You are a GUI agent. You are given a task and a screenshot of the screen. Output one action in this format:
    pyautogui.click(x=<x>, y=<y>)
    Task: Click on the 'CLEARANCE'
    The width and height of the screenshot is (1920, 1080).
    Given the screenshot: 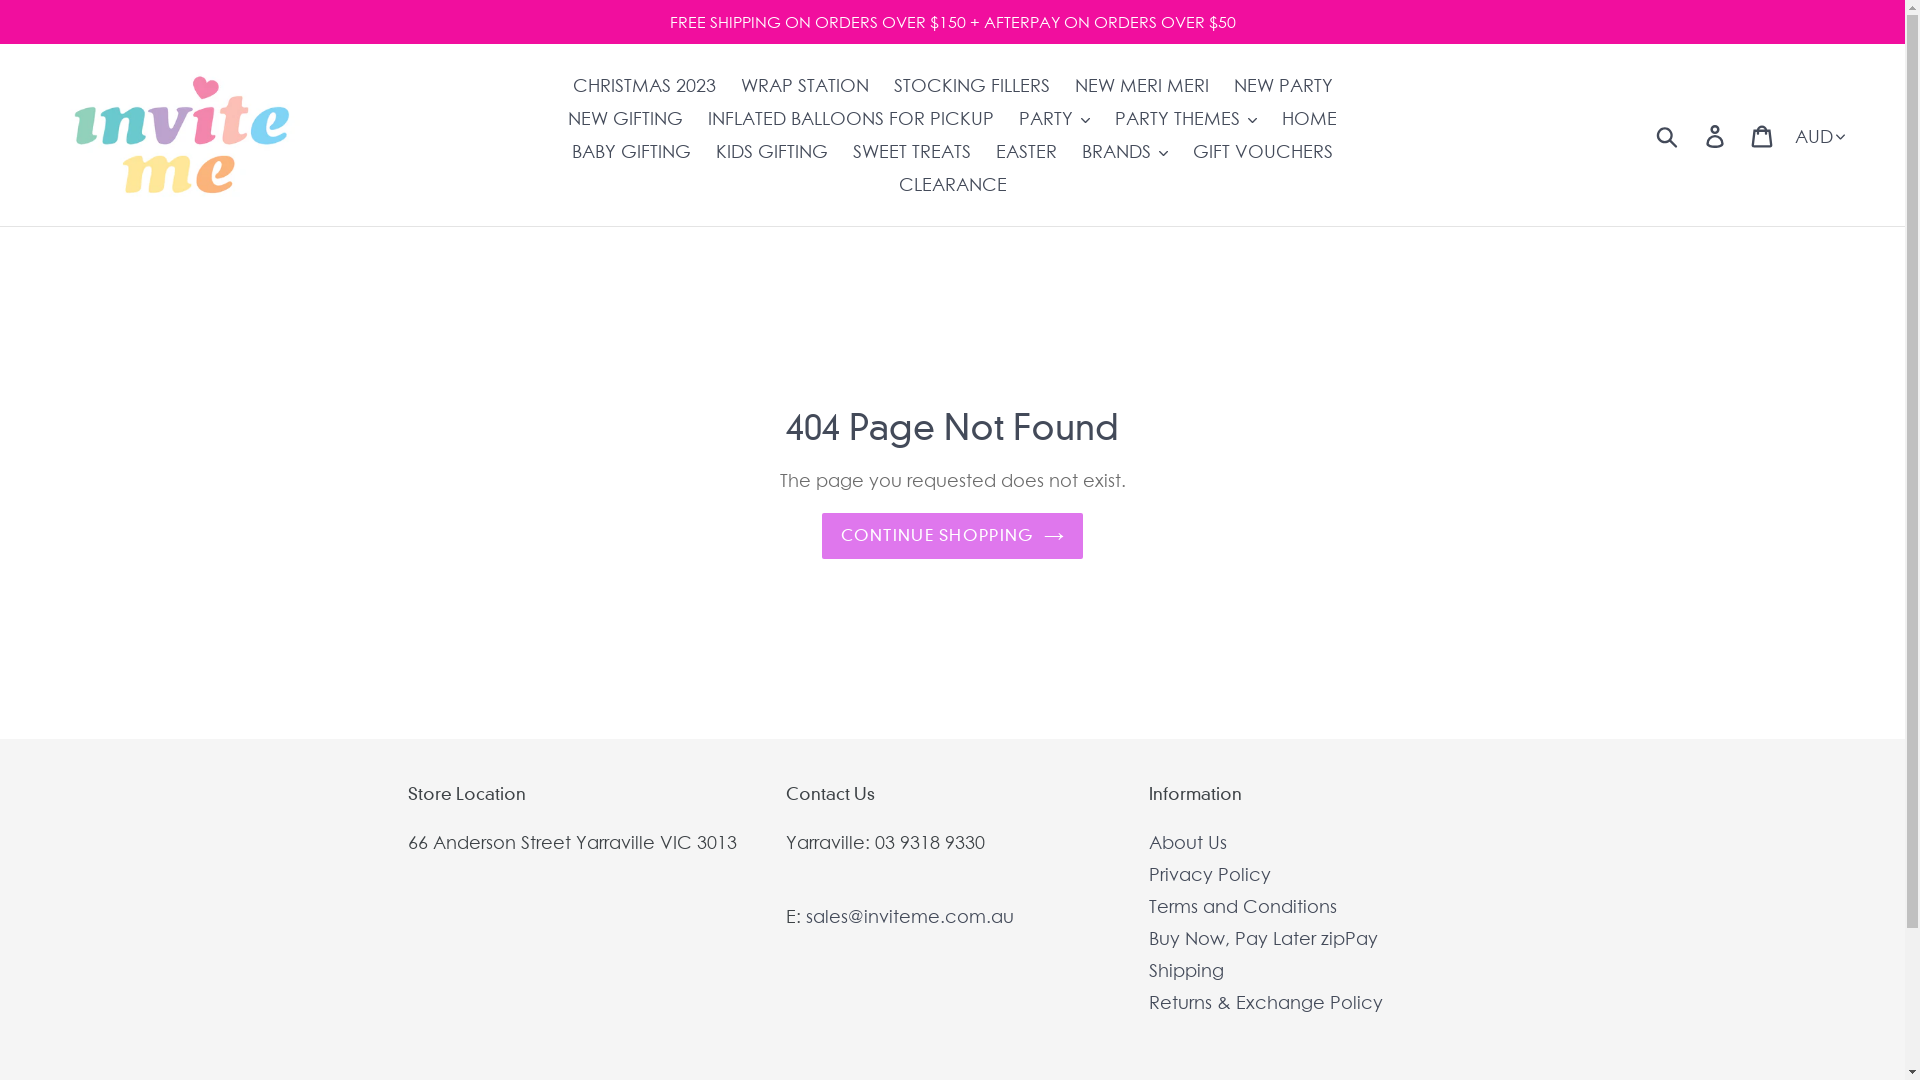 What is the action you would take?
    pyautogui.click(x=950, y=184)
    